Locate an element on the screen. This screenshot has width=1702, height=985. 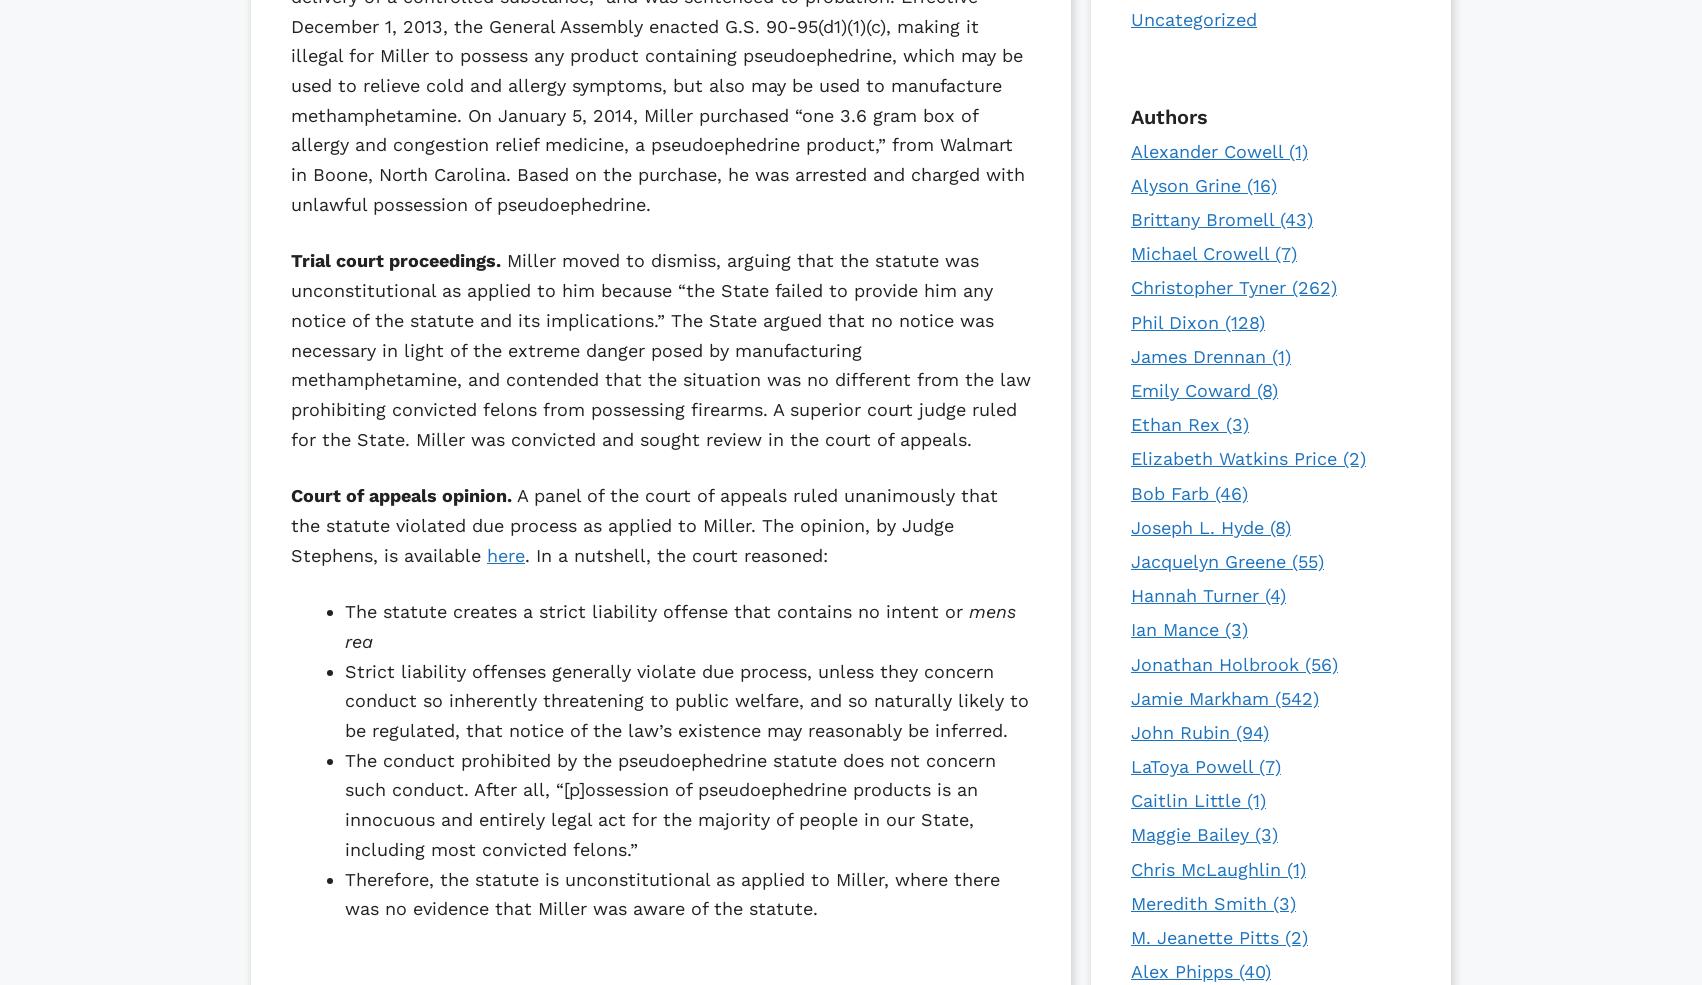
'John Rubin' is located at coordinates (1129, 731).